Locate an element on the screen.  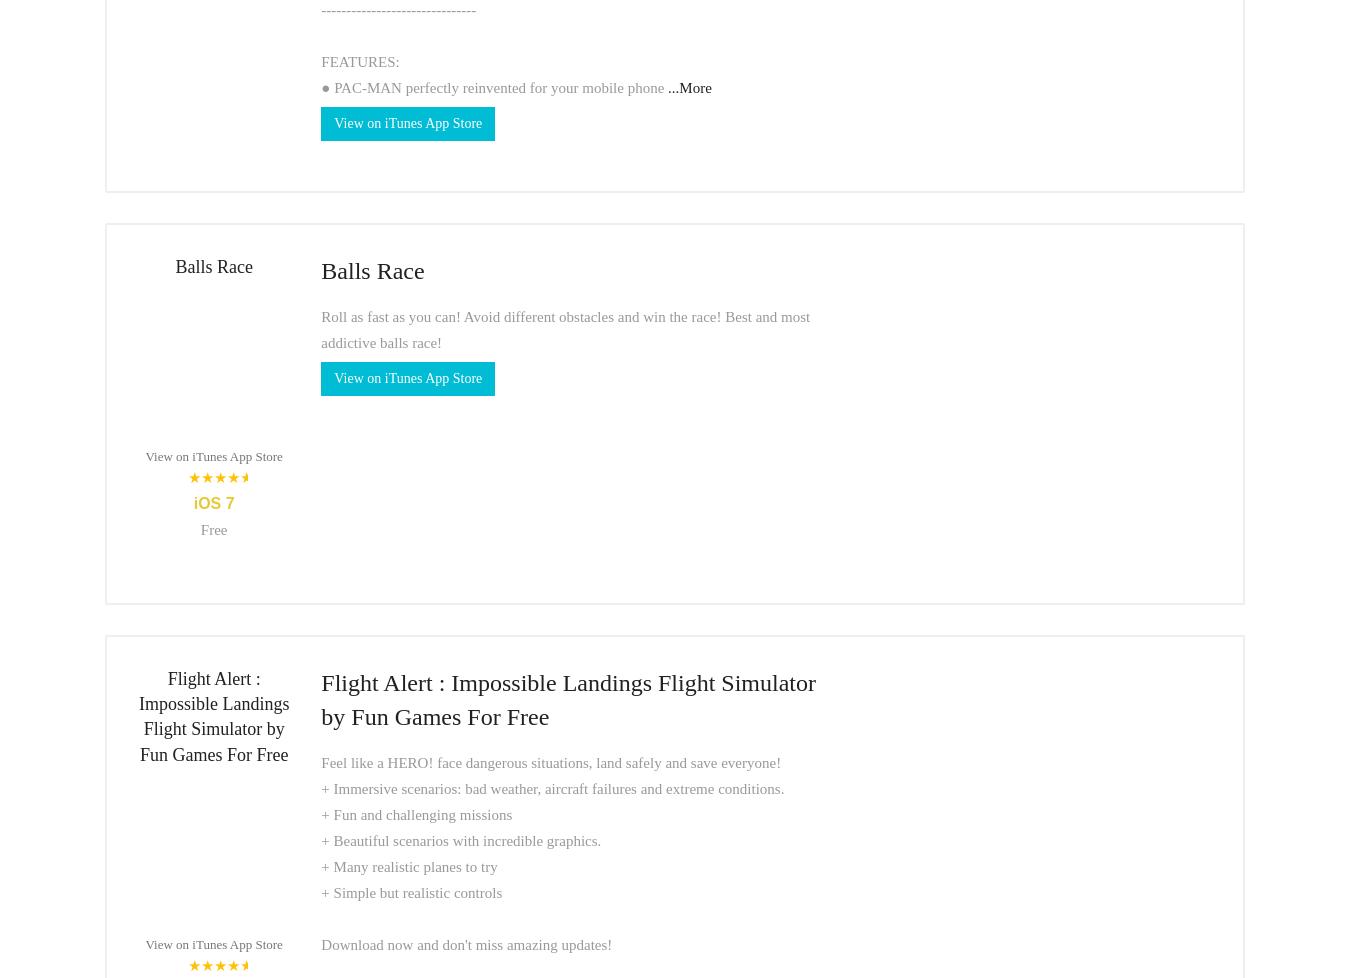
'+ Immersive scenarios: bad weather, aircraft failures and extreme conditions.' is located at coordinates (551, 787).